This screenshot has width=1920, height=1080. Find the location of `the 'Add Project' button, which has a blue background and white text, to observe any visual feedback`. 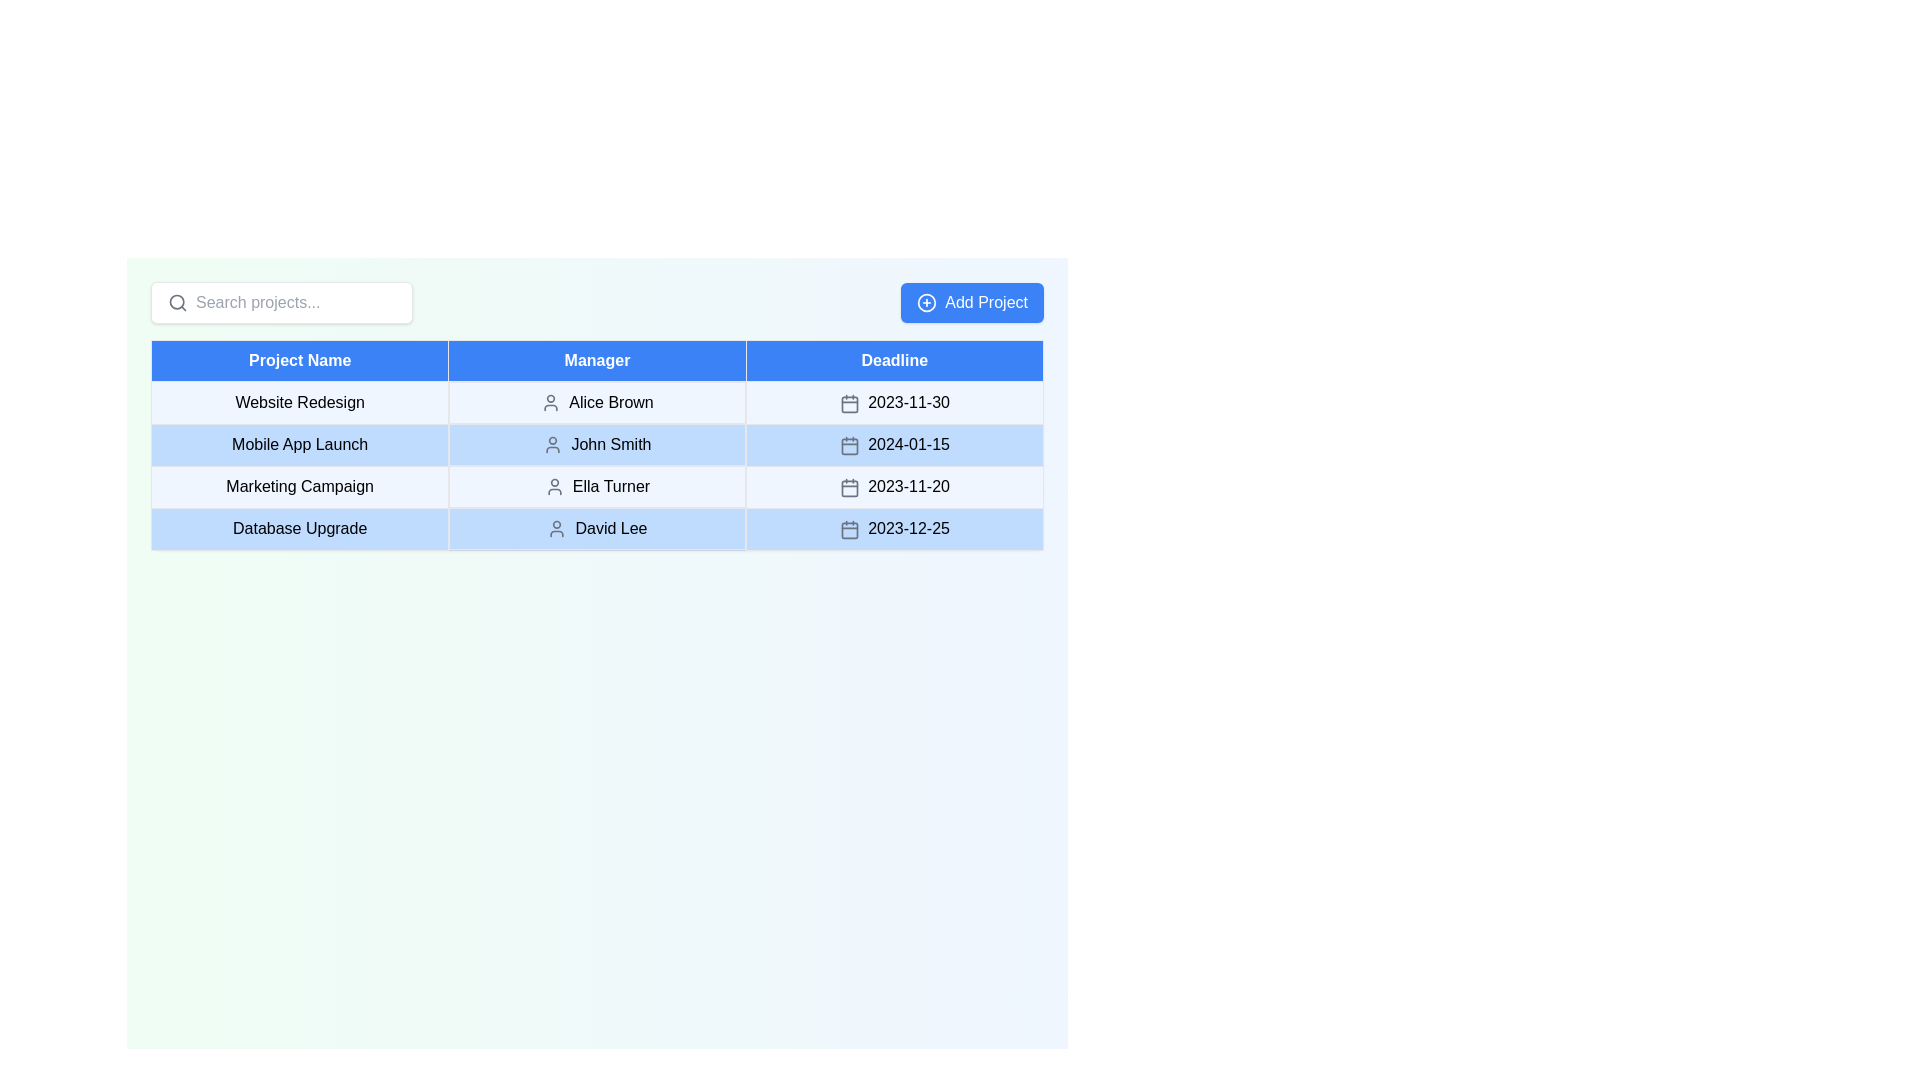

the 'Add Project' button, which has a blue background and white text, to observe any visual feedback is located at coordinates (972, 303).